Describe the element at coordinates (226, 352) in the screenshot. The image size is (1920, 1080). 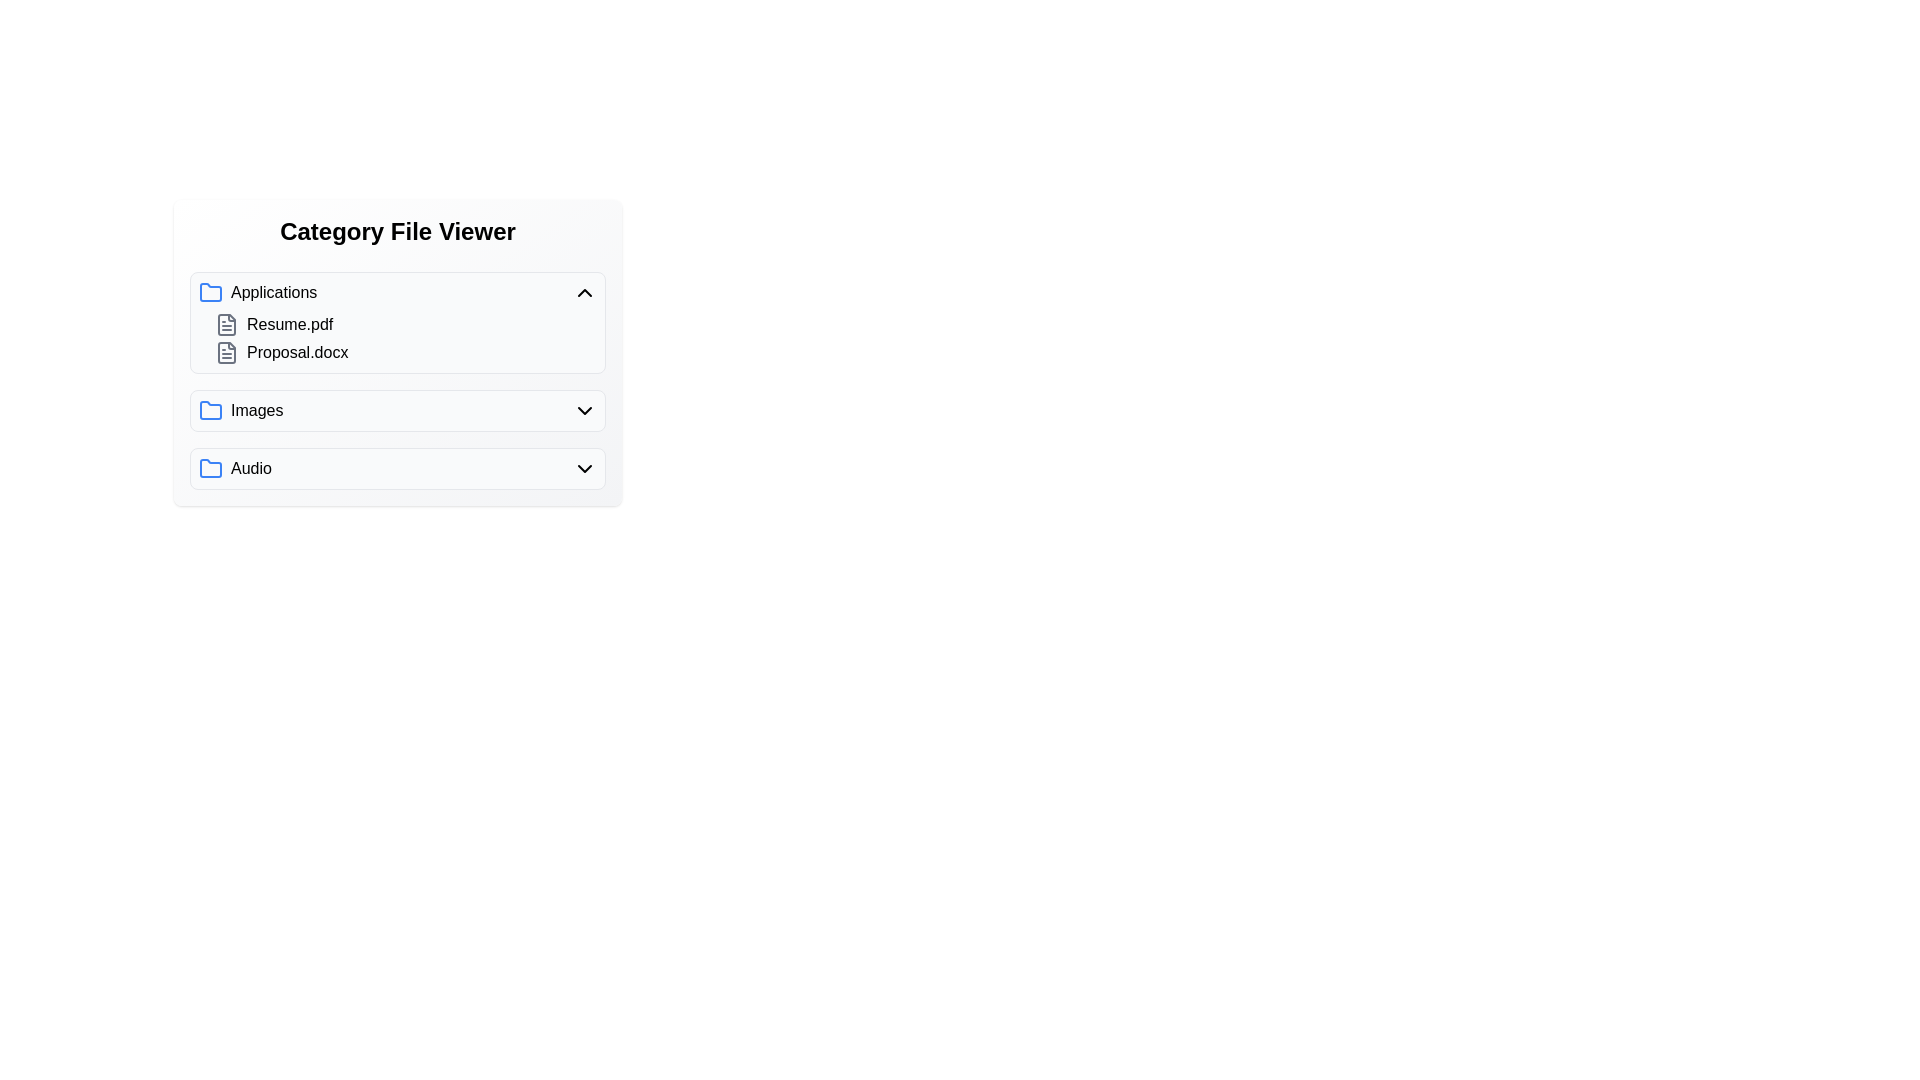
I see `the file icon for Proposal.docx` at that location.